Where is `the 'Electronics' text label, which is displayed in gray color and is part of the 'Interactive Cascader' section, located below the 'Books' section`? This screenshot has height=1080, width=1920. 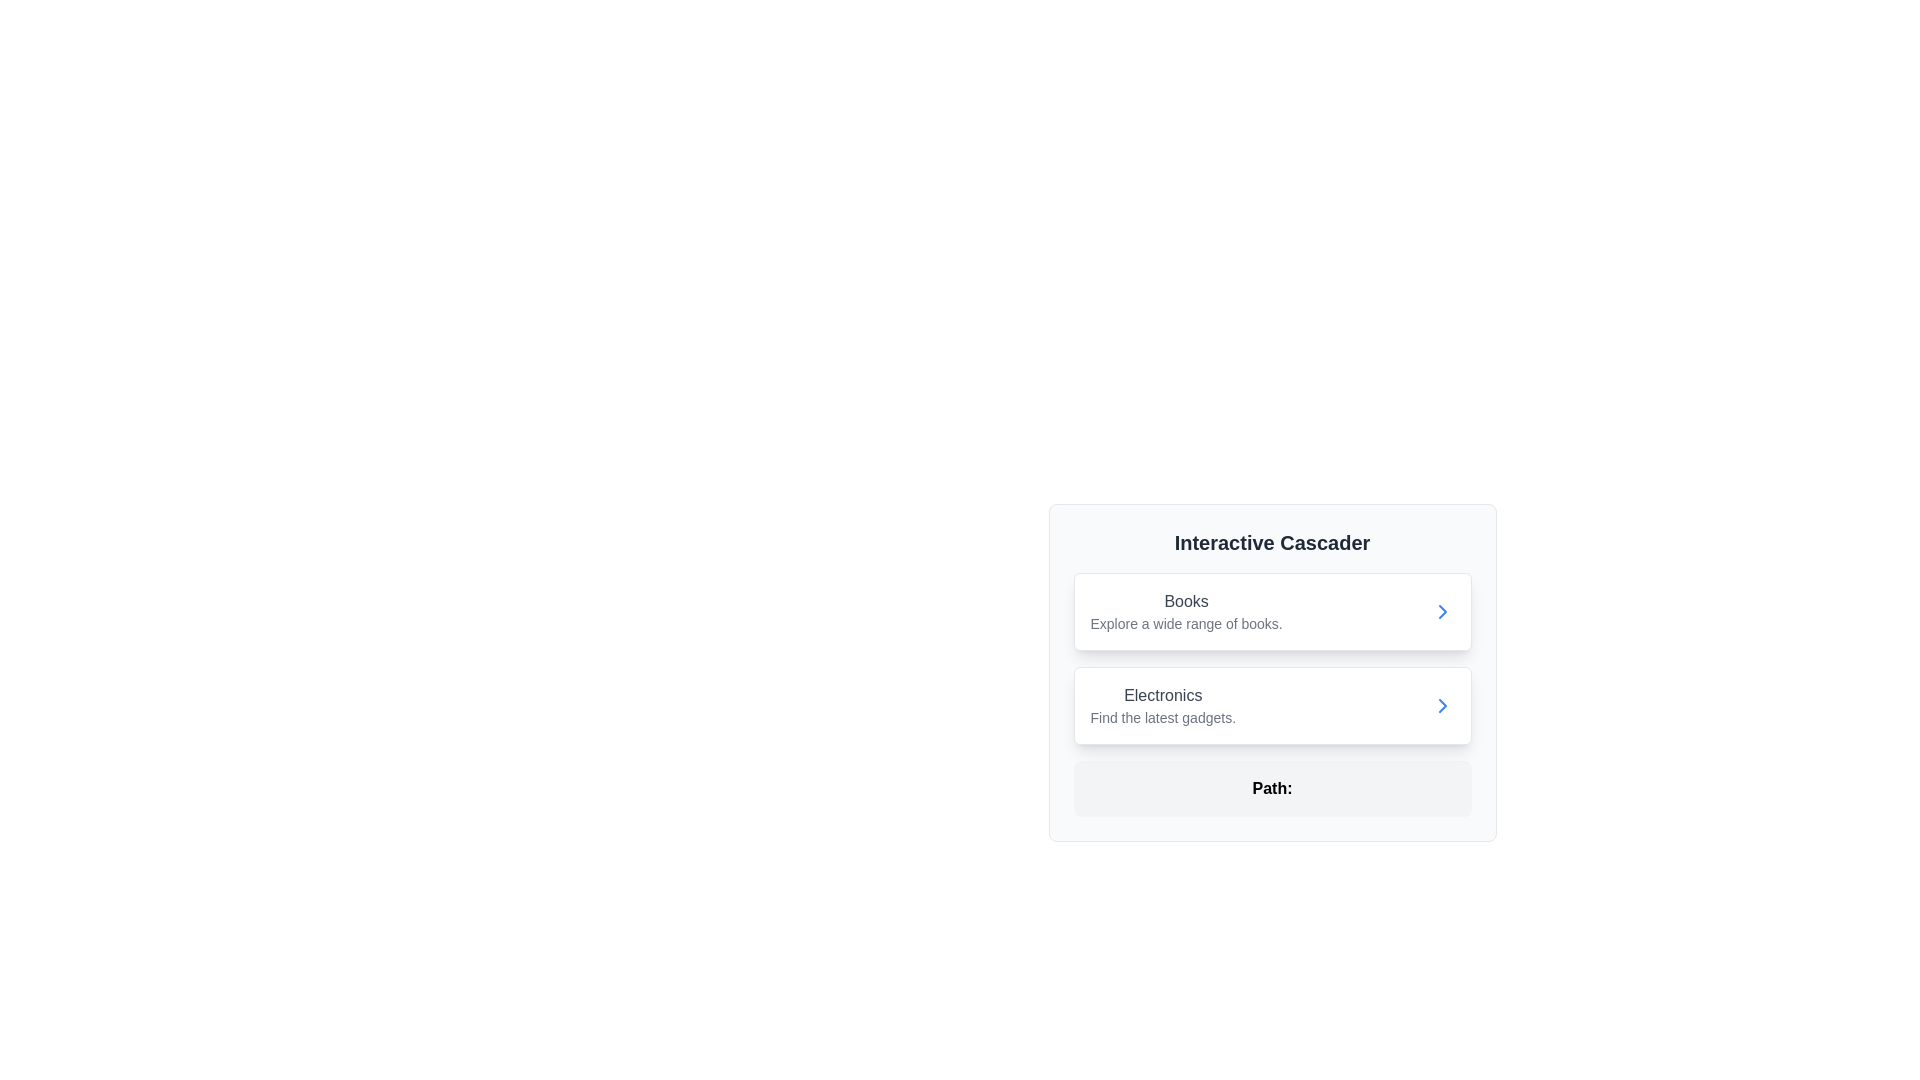 the 'Electronics' text label, which is displayed in gray color and is part of the 'Interactive Cascader' section, located below the 'Books' section is located at coordinates (1163, 694).